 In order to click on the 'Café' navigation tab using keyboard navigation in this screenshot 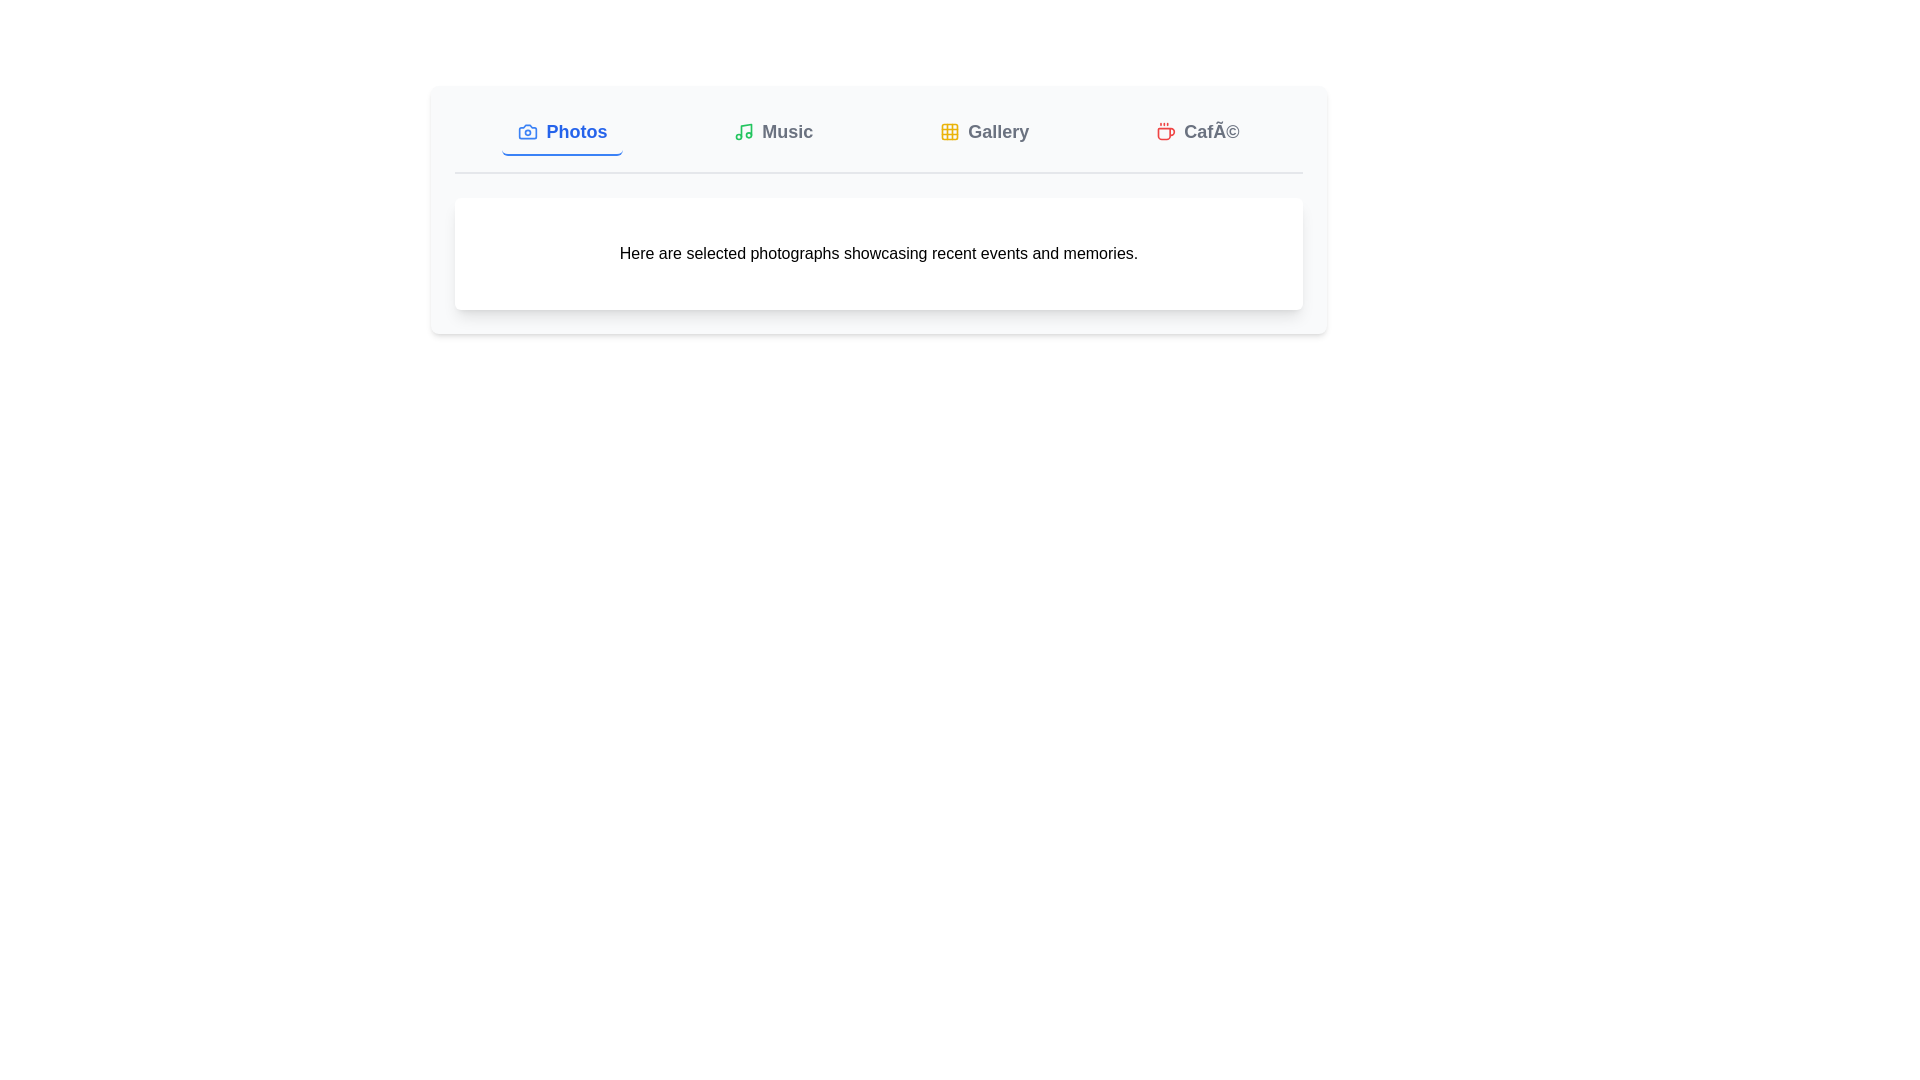, I will do `click(1197, 132)`.